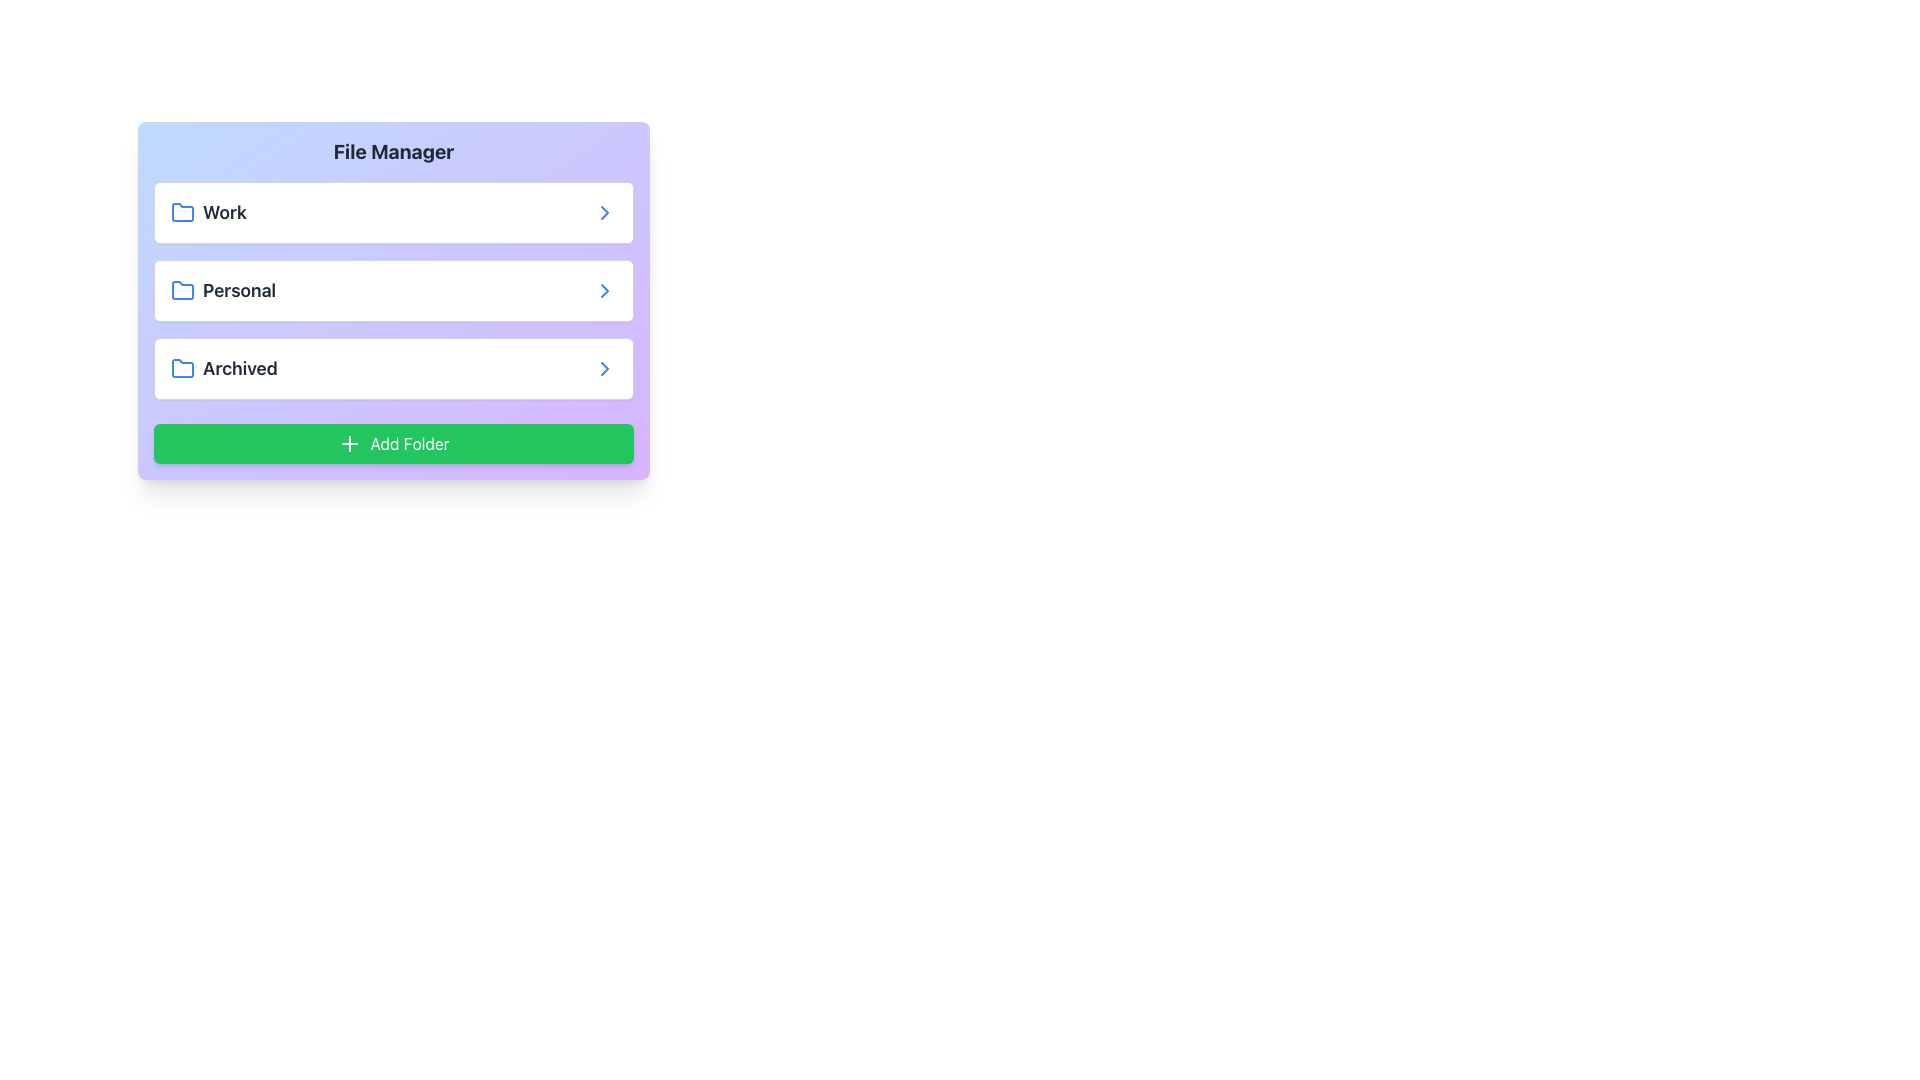 Image resolution: width=1920 pixels, height=1080 pixels. I want to click on the right-pointing chevron icon located on the far-right side of the 'Archived' list item in the 'File Manager' interface, so click(603, 369).